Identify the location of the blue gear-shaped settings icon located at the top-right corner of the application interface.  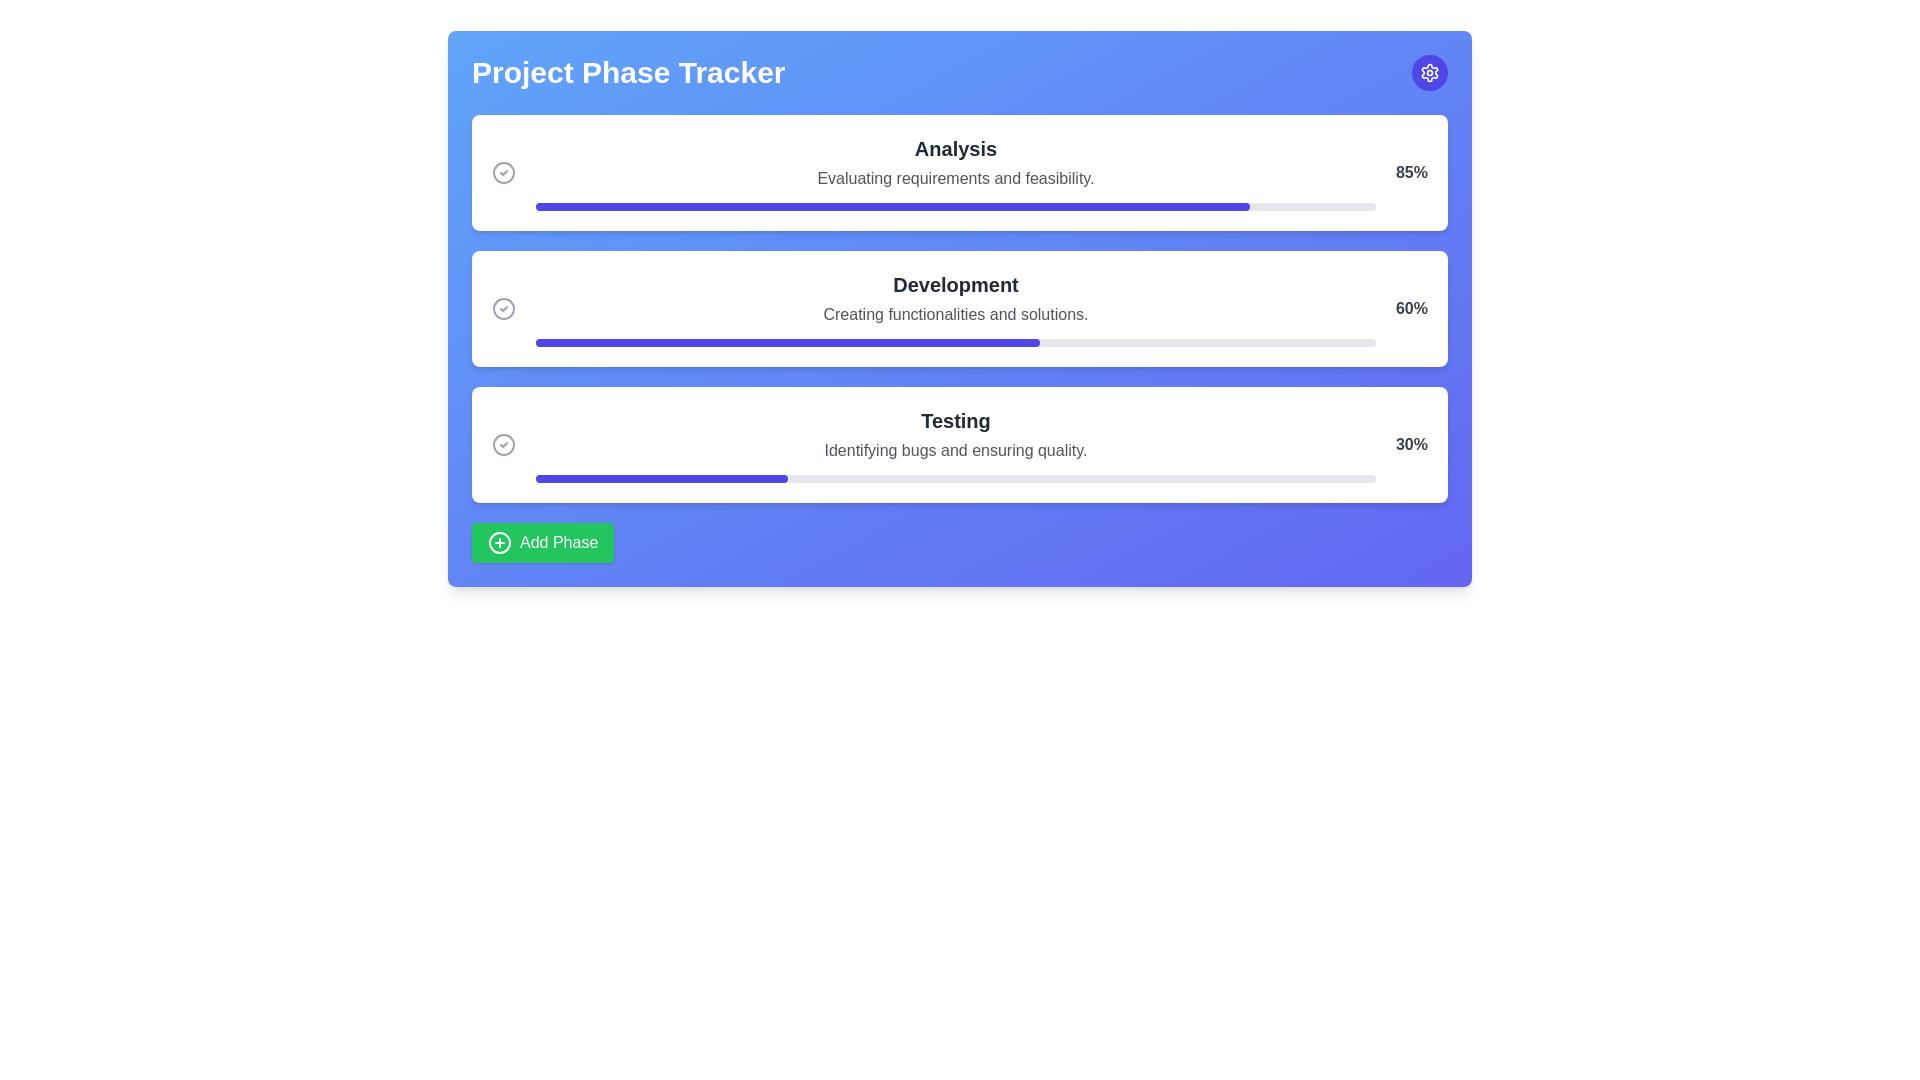
(1429, 72).